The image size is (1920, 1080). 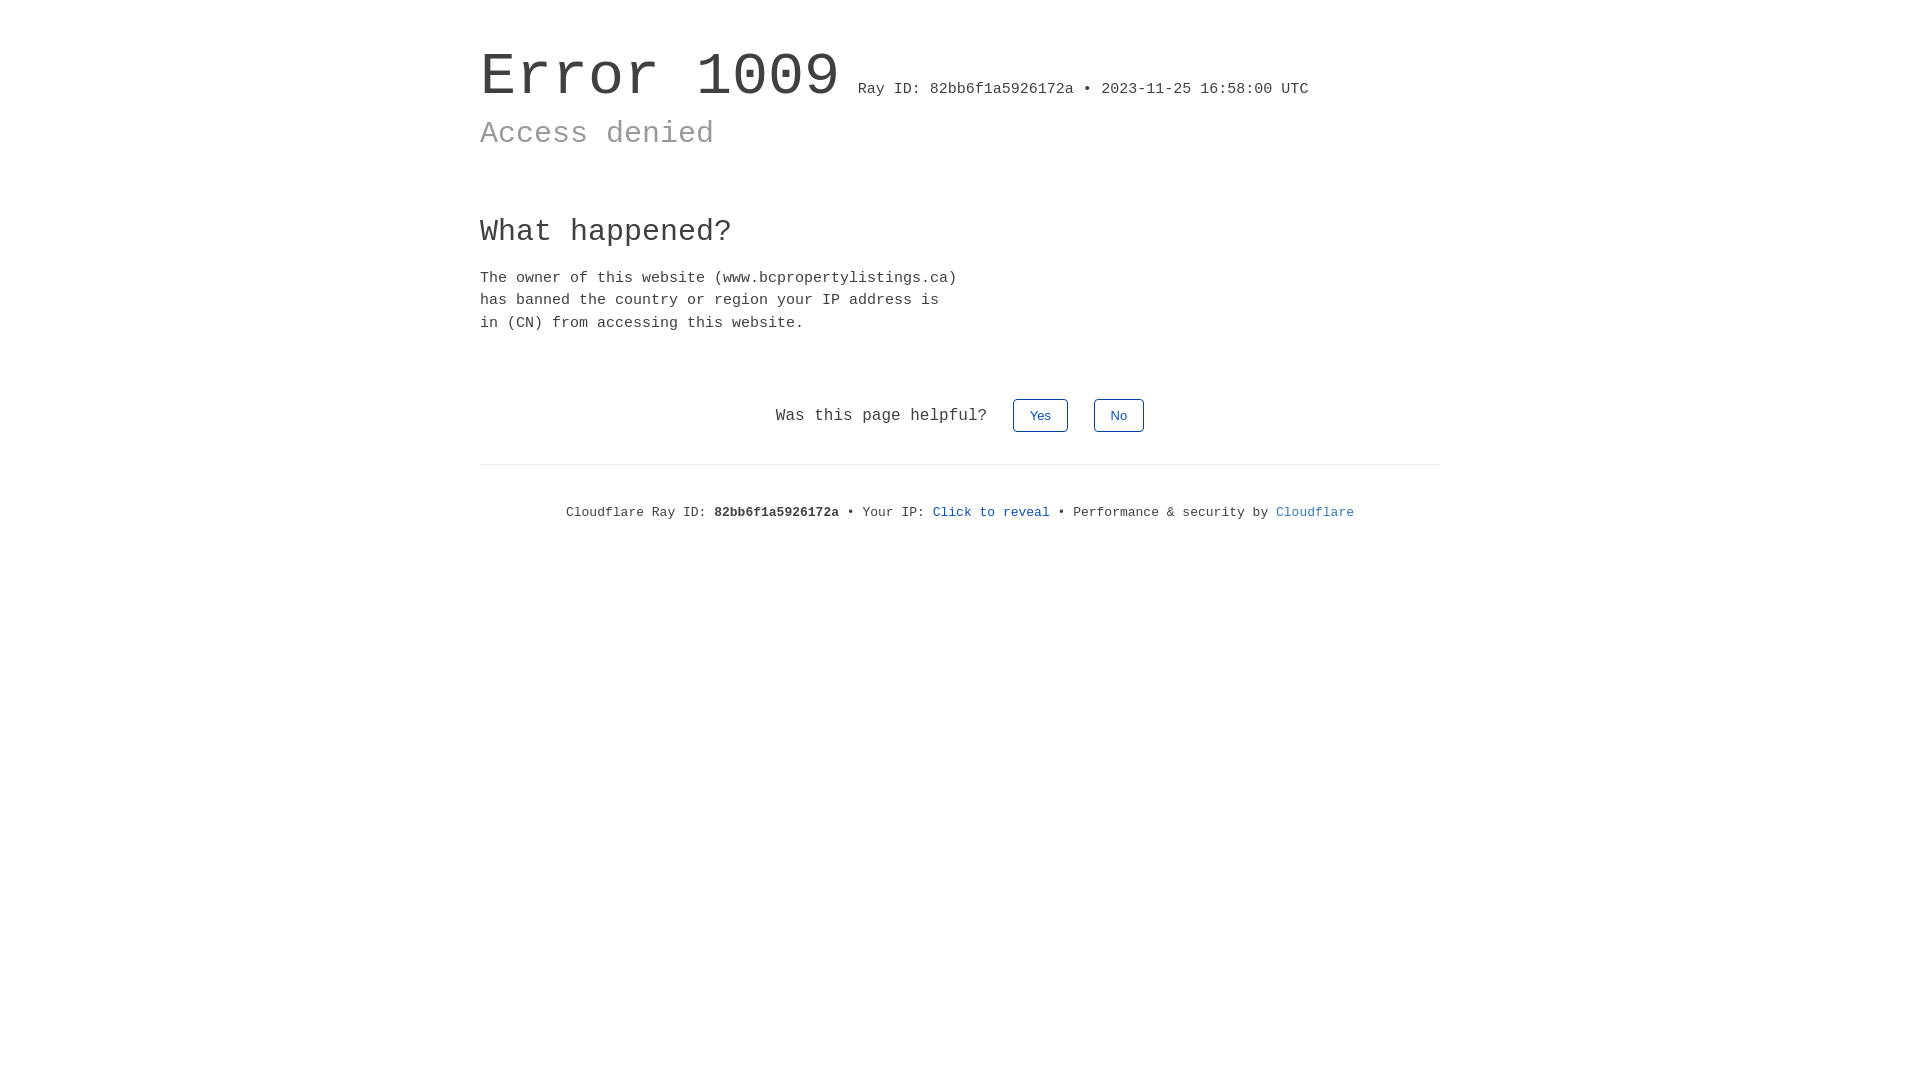 What do you see at coordinates (1118, 414) in the screenshot?
I see `'No'` at bounding box center [1118, 414].